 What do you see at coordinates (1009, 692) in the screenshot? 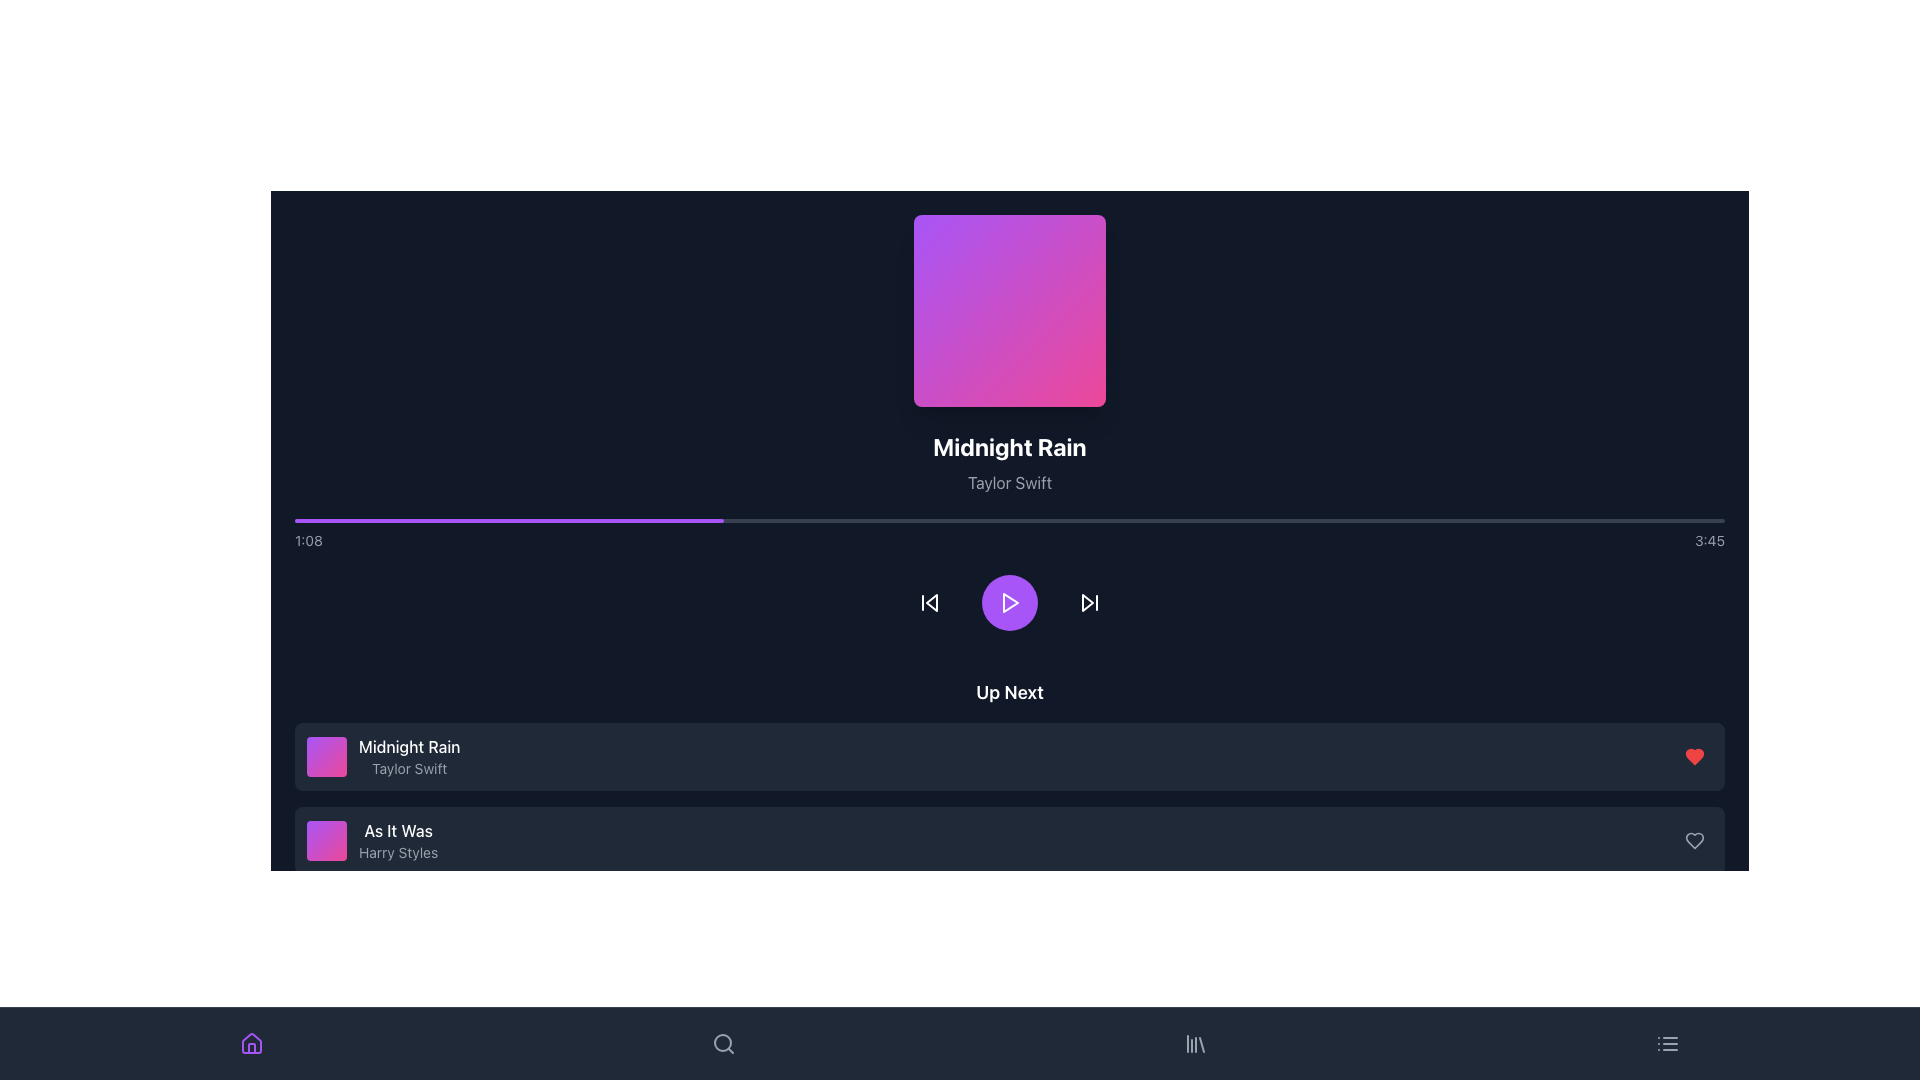
I see `the non-interactive header text label indicating the upcoming tracks in the music playlist` at bounding box center [1009, 692].